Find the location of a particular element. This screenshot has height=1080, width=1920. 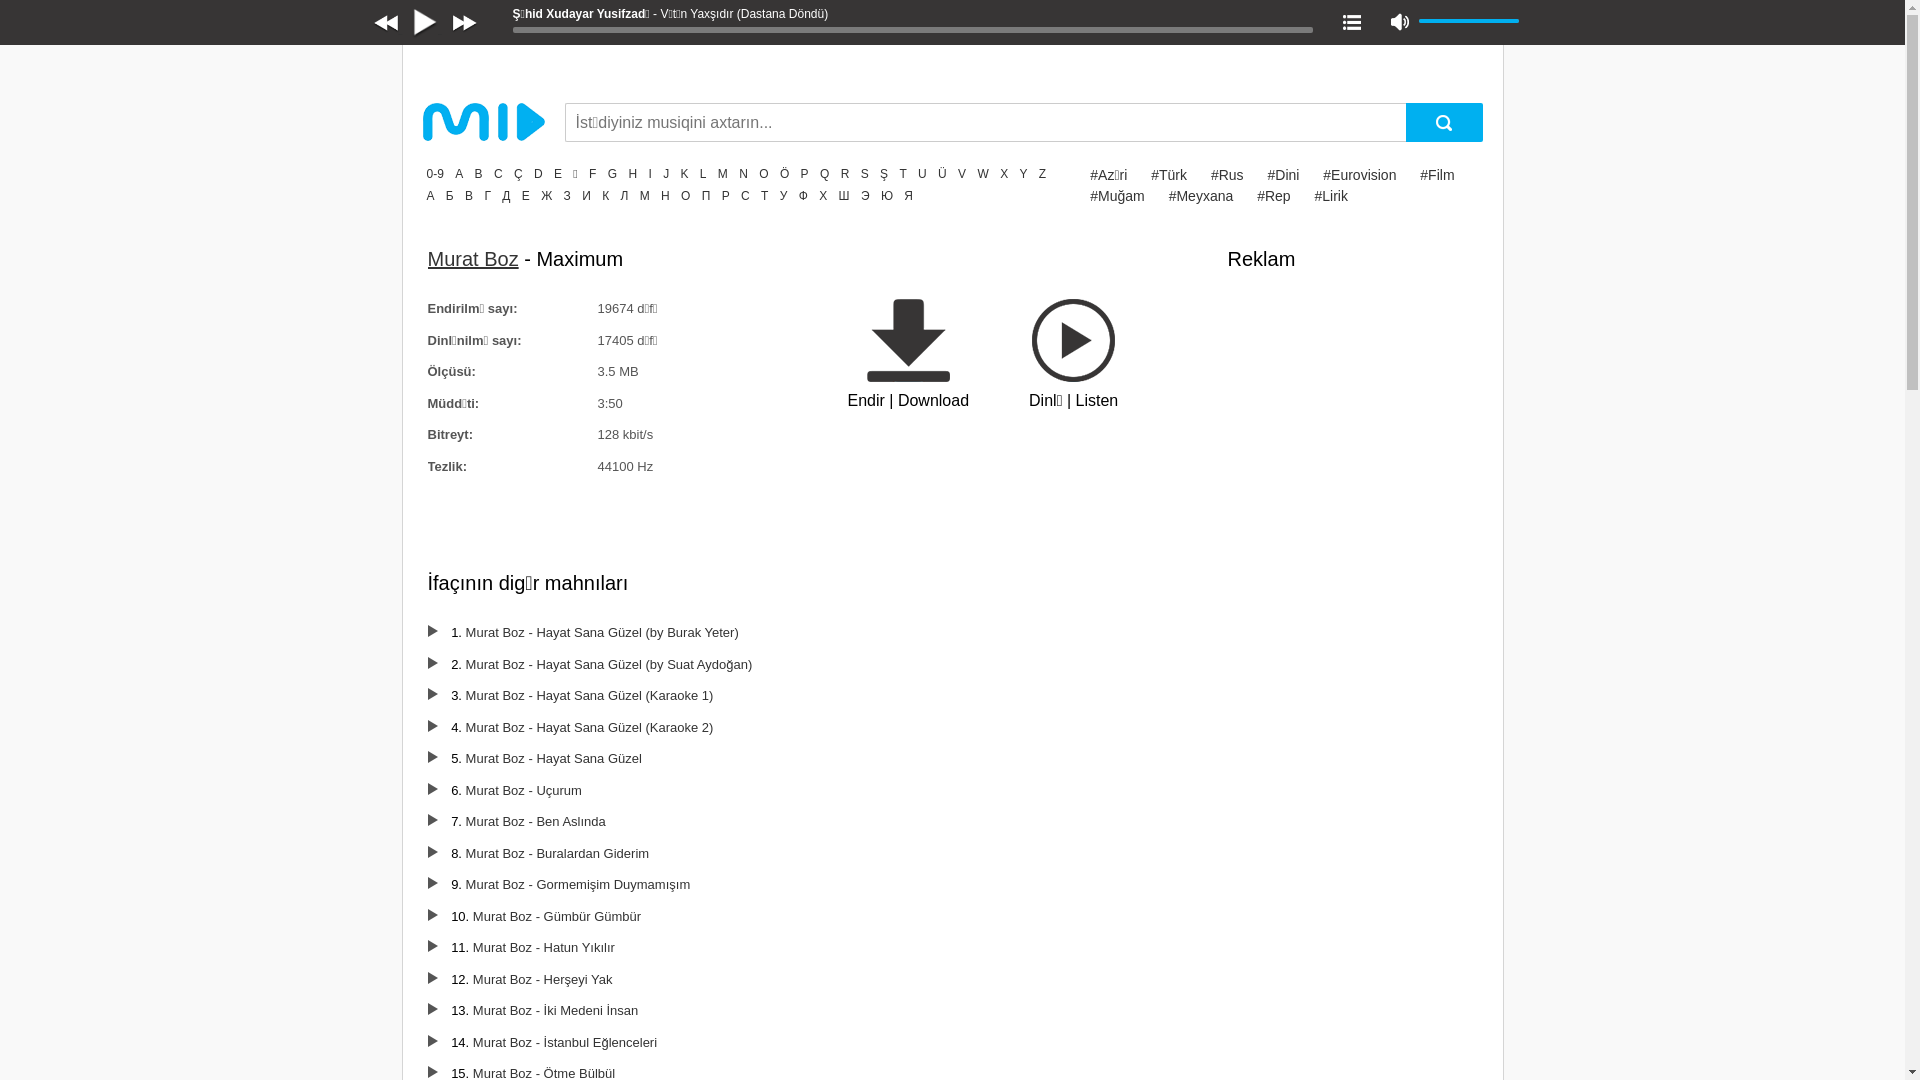

'J' is located at coordinates (662, 172).